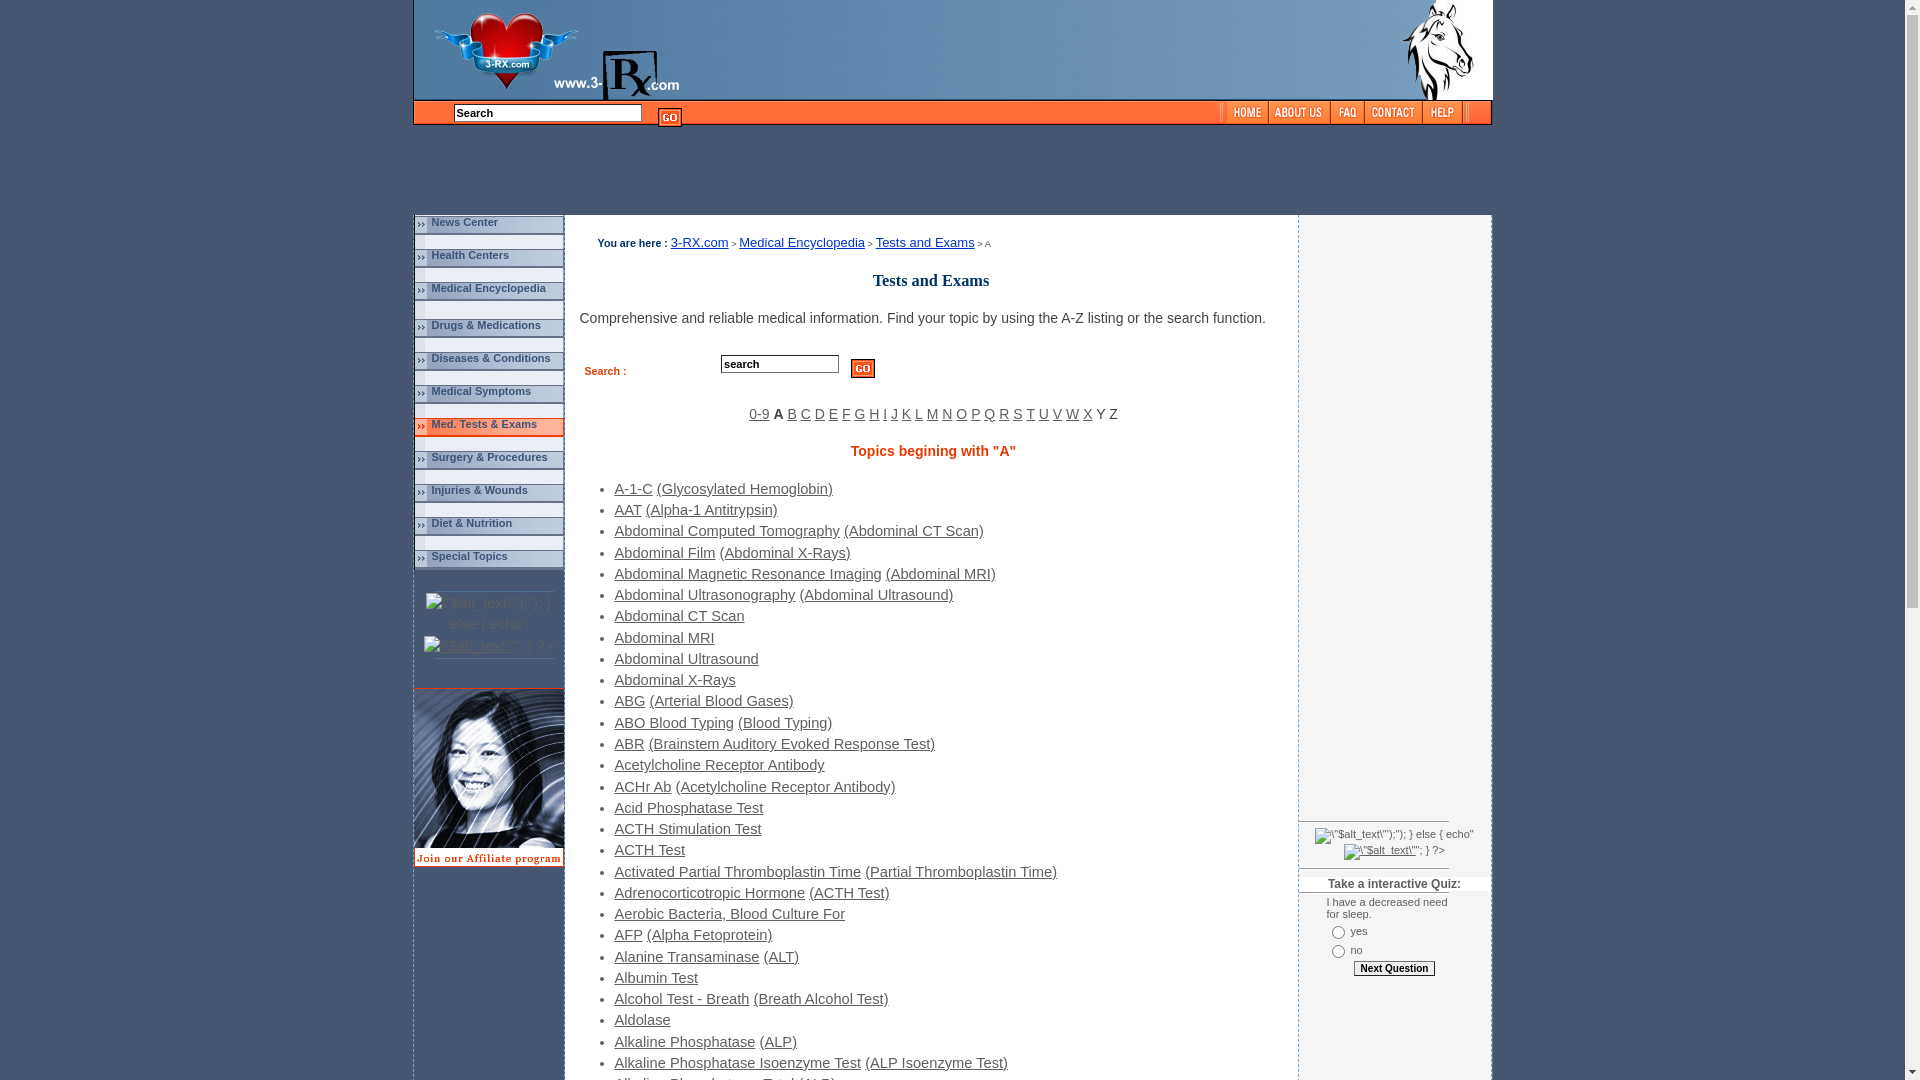 The width and height of the screenshot is (1920, 1080). What do you see at coordinates (431, 423) in the screenshot?
I see `'Med. Tests & Exams'` at bounding box center [431, 423].